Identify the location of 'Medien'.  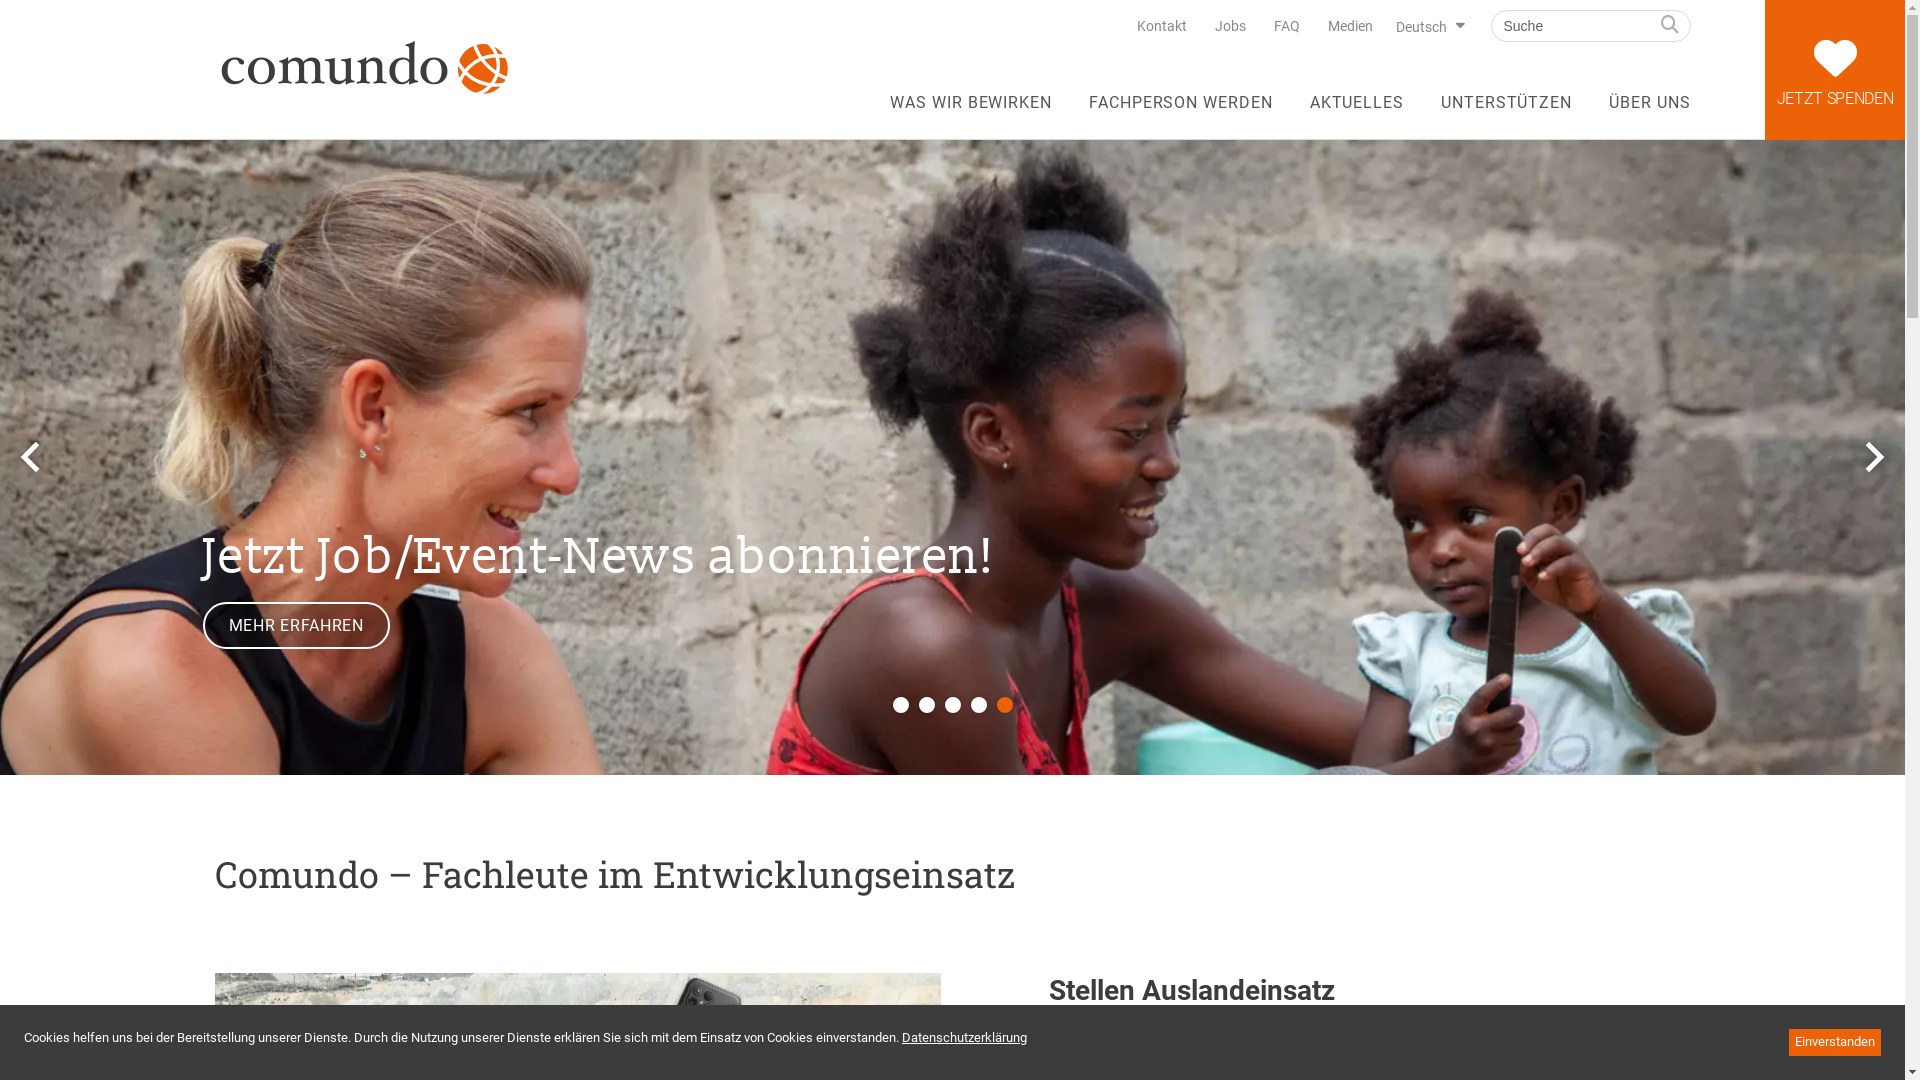
(1350, 26).